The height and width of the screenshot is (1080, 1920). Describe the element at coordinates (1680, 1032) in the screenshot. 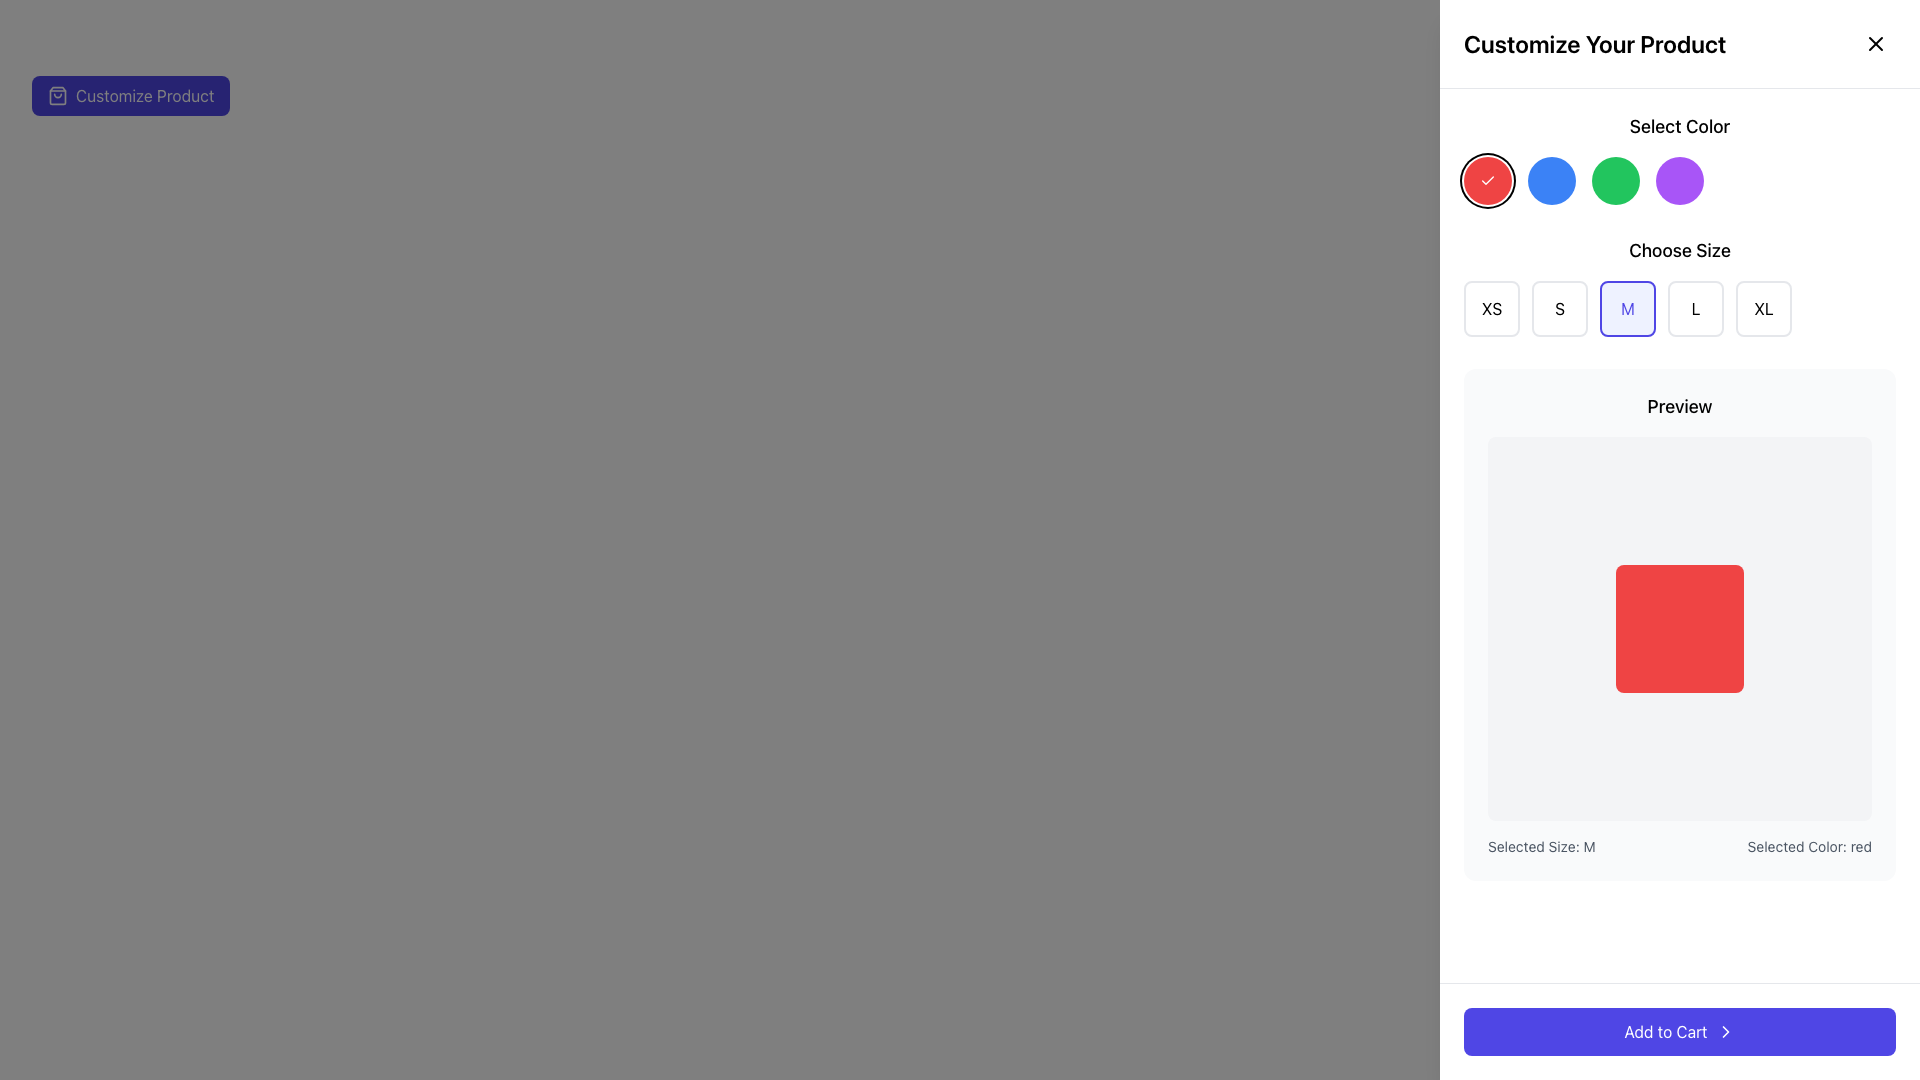

I see `the 'Add to Cart' button located at the bottom of the product customization interface` at that location.